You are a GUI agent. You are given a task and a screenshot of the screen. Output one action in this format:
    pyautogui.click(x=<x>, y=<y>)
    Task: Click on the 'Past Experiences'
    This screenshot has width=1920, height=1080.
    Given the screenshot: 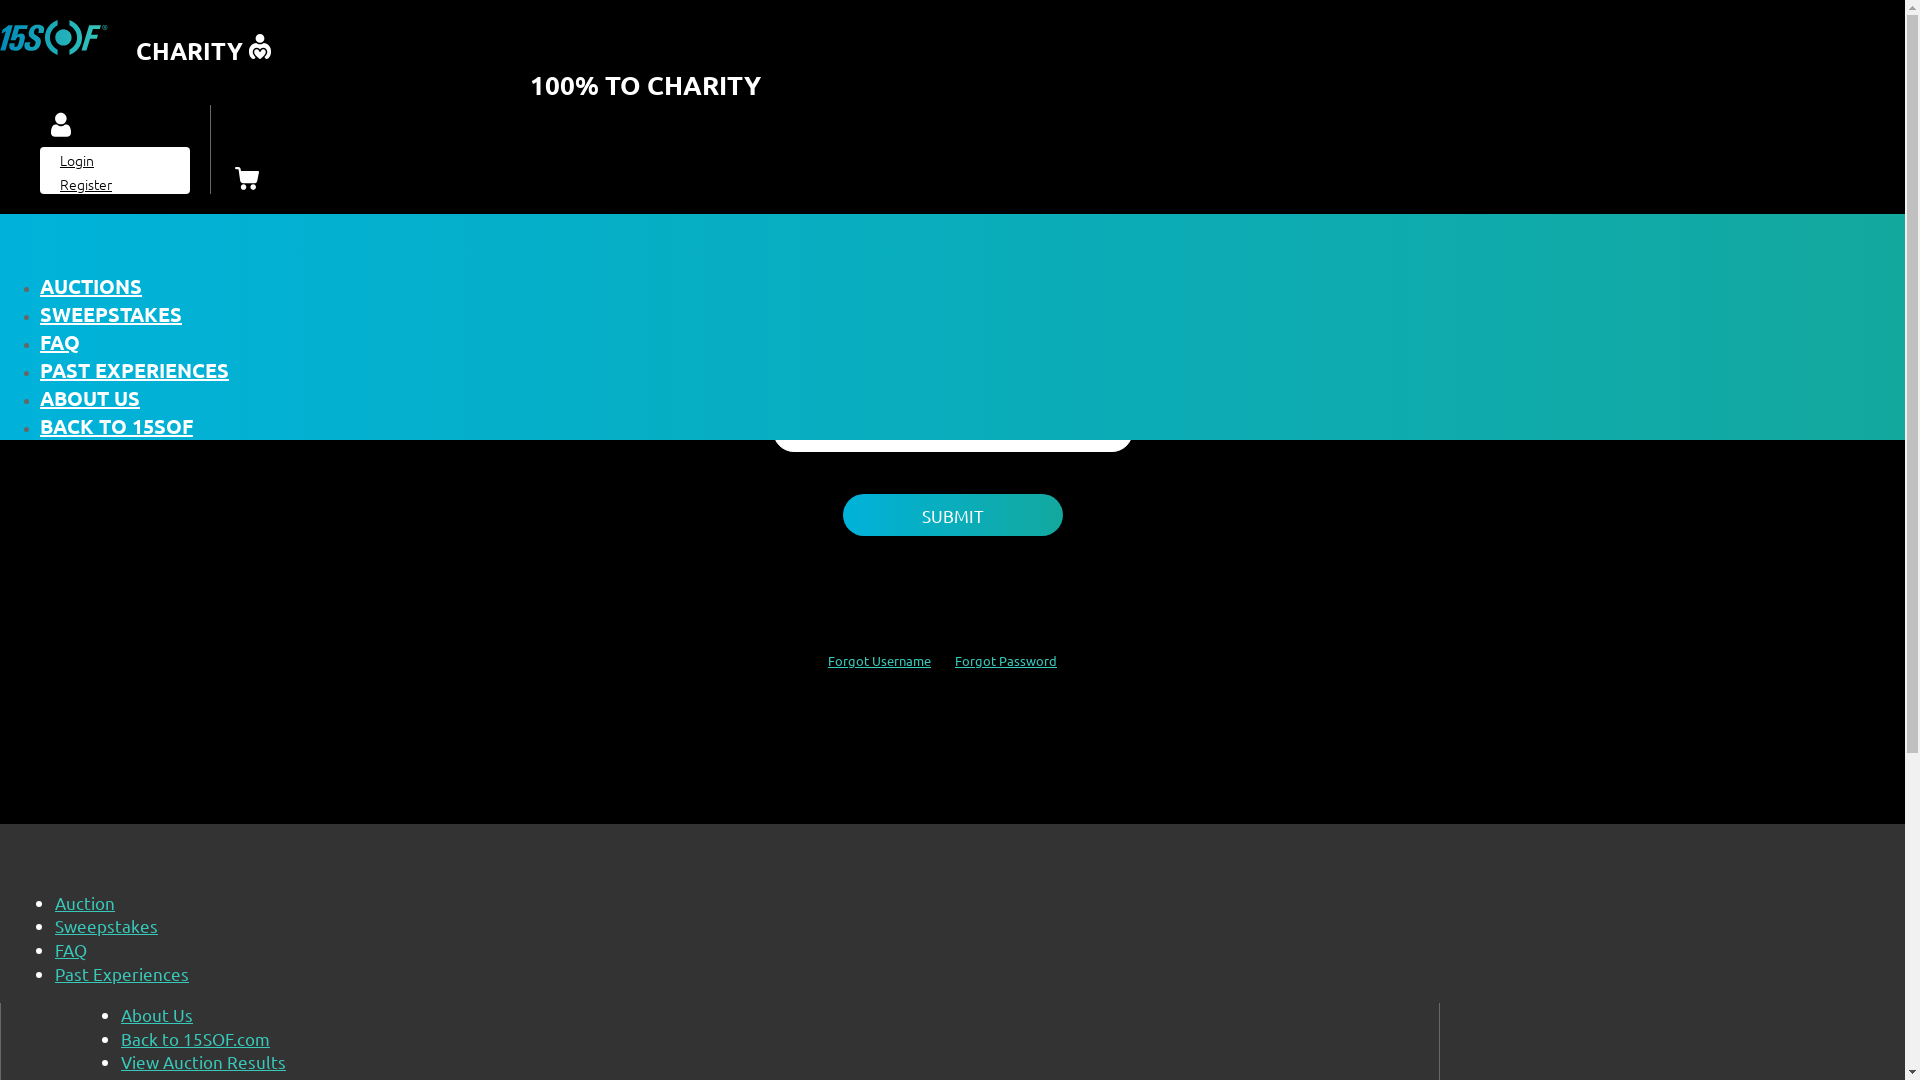 What is the action you would take?
    pyautogui.click(x=120, y=972)
    